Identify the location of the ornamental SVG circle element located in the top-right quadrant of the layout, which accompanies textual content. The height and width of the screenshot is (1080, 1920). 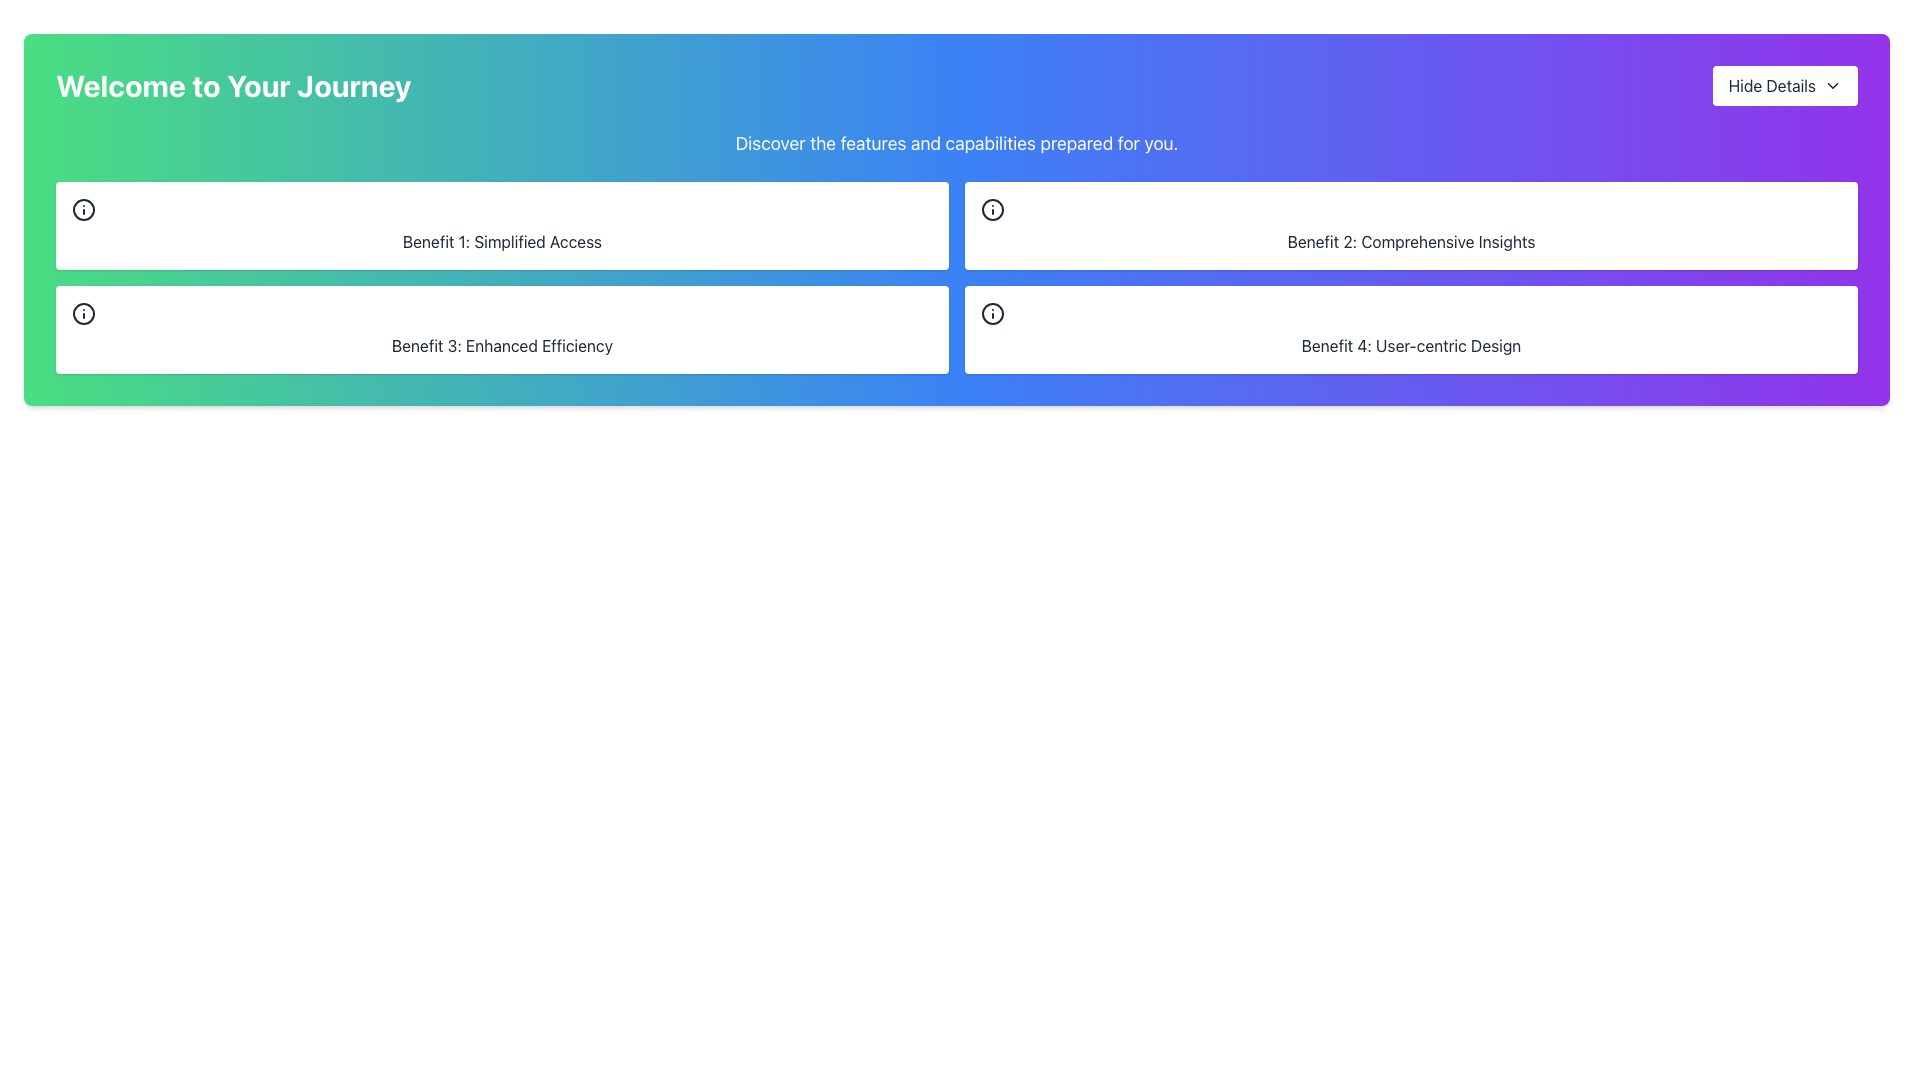
(993, 209).